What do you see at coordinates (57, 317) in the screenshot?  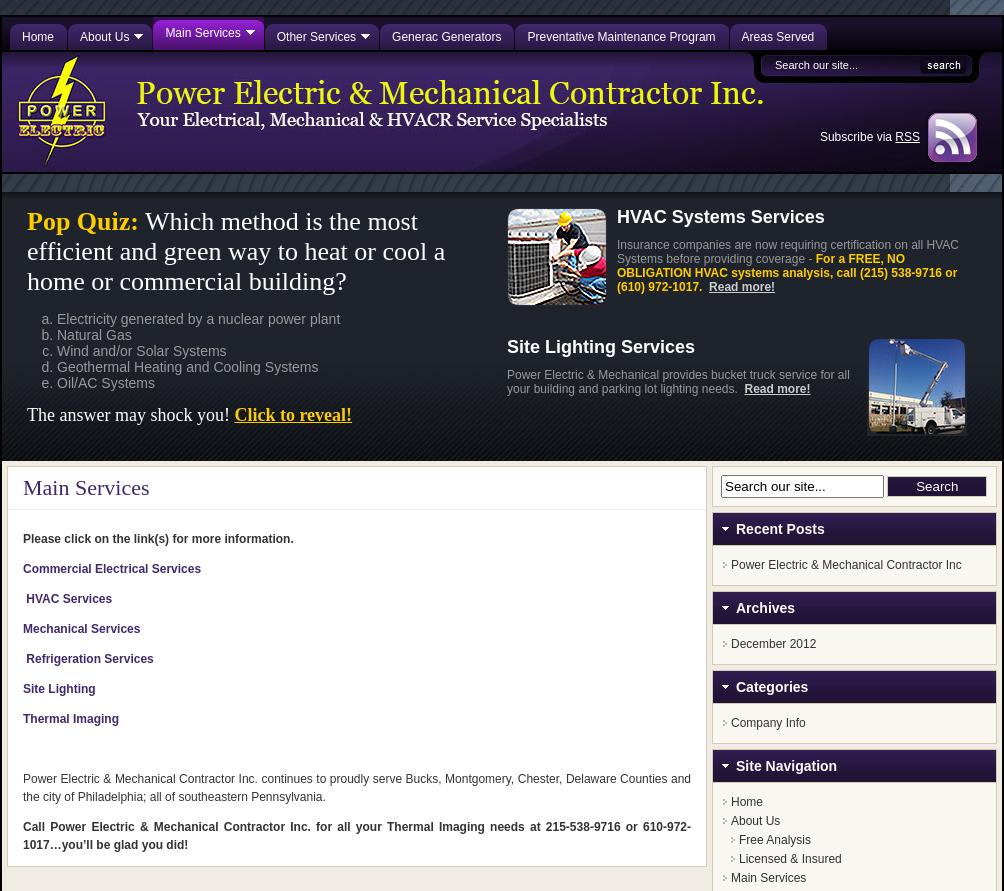 I see `'Electricity generated by a nuclear power plant'` at bounding box center [57, 317].